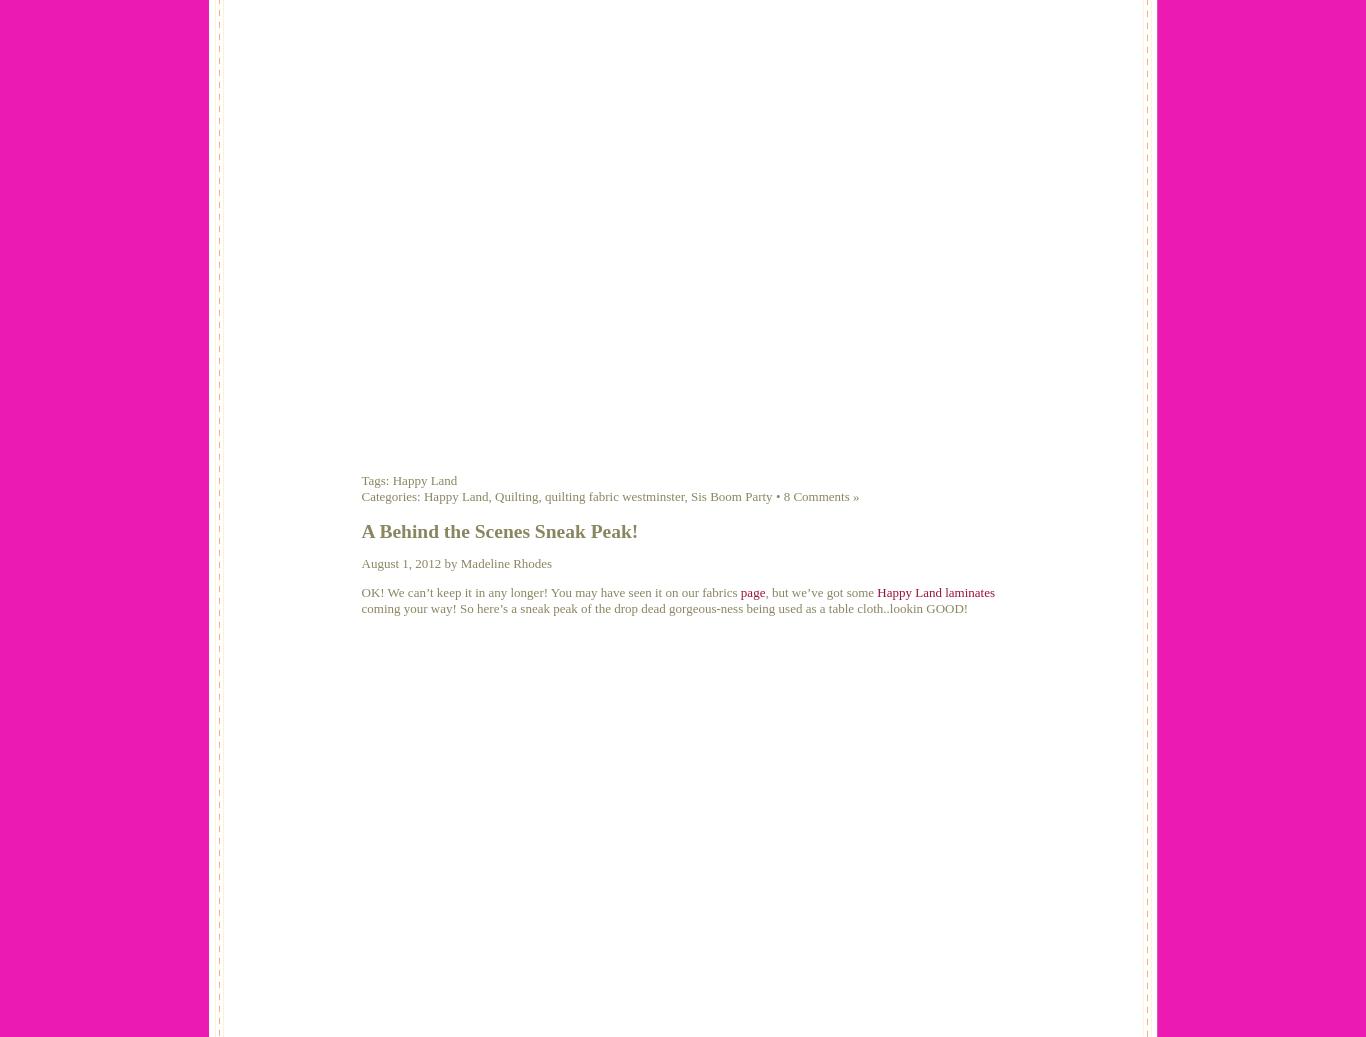  Describe the element at coordinates (456, 562) in the screenshot. I see `'August 1, 2012 by Madeline Rhodes'` at that location.